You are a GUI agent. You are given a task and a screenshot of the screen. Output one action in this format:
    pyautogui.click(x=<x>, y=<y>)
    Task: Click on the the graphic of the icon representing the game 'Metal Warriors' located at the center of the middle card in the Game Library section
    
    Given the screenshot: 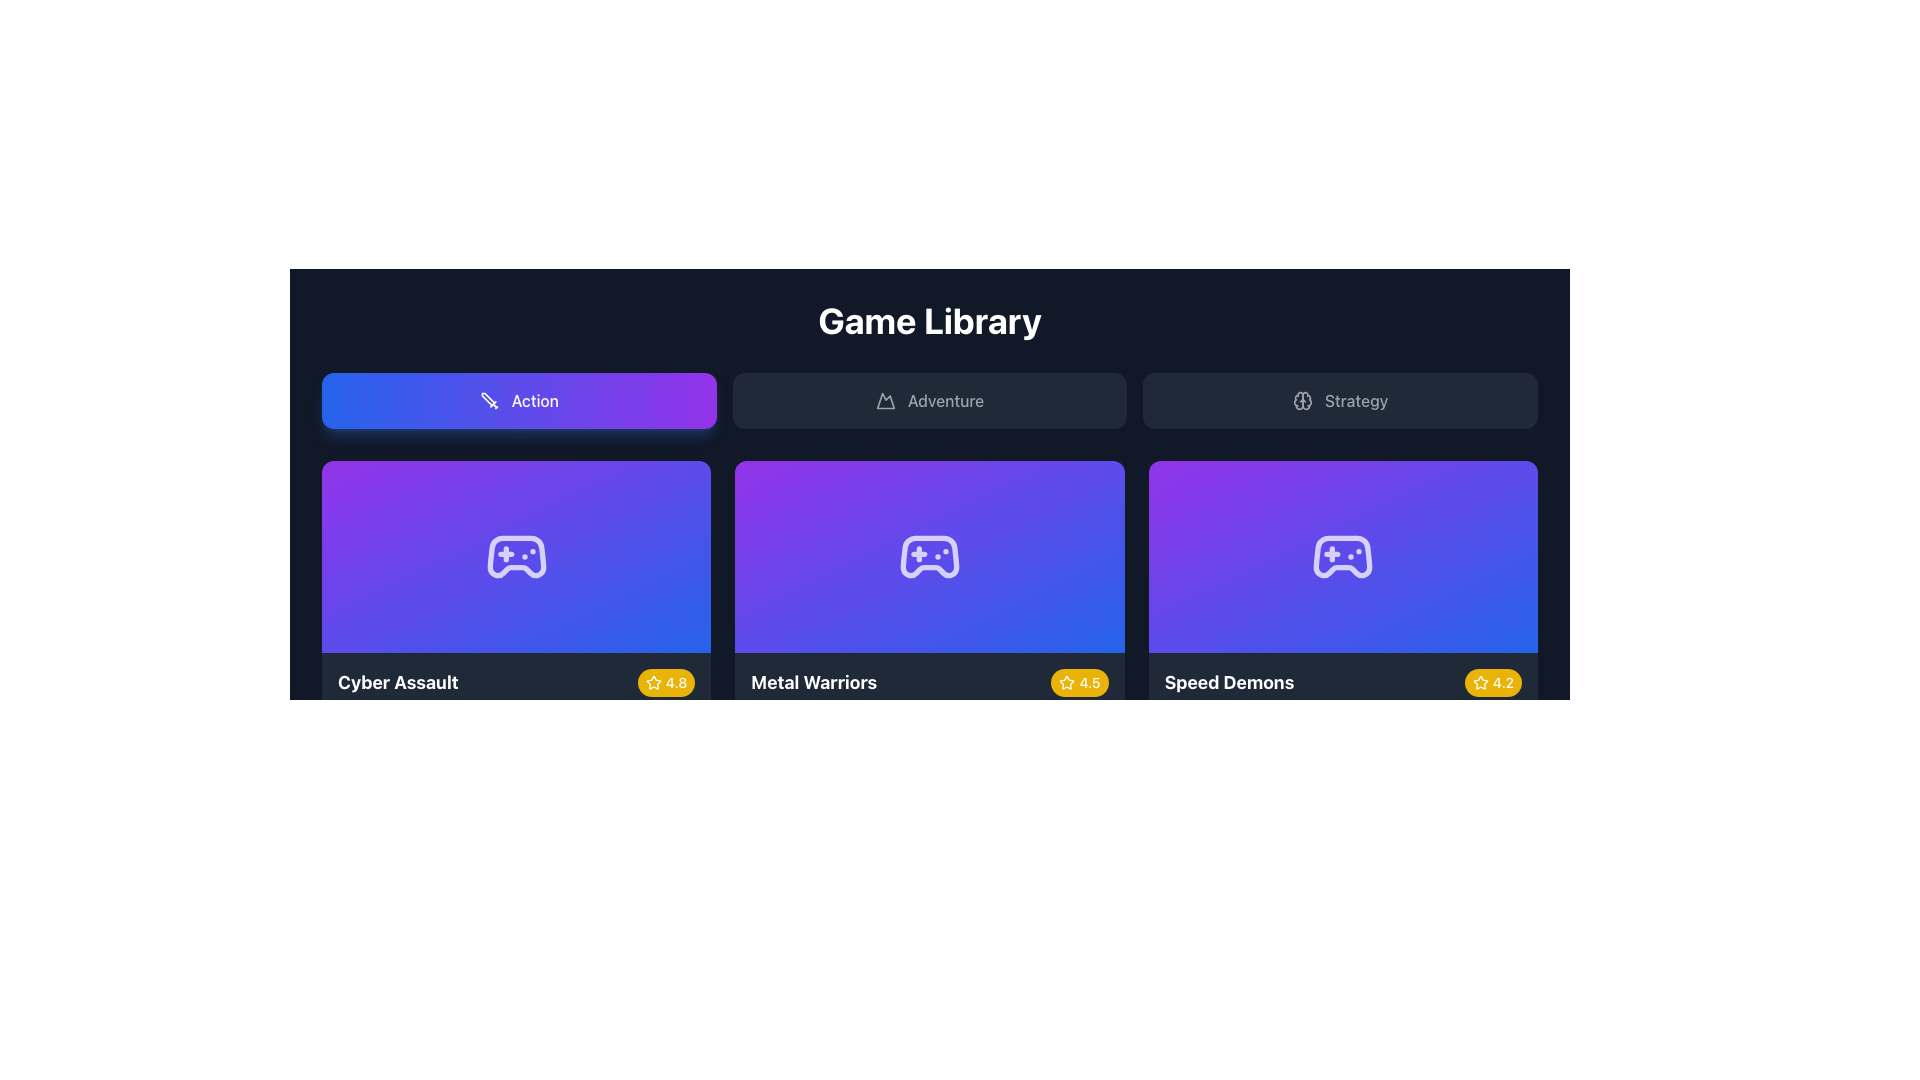 What is the action you would take?
    pyautogui.click(x=929, y=556)
    